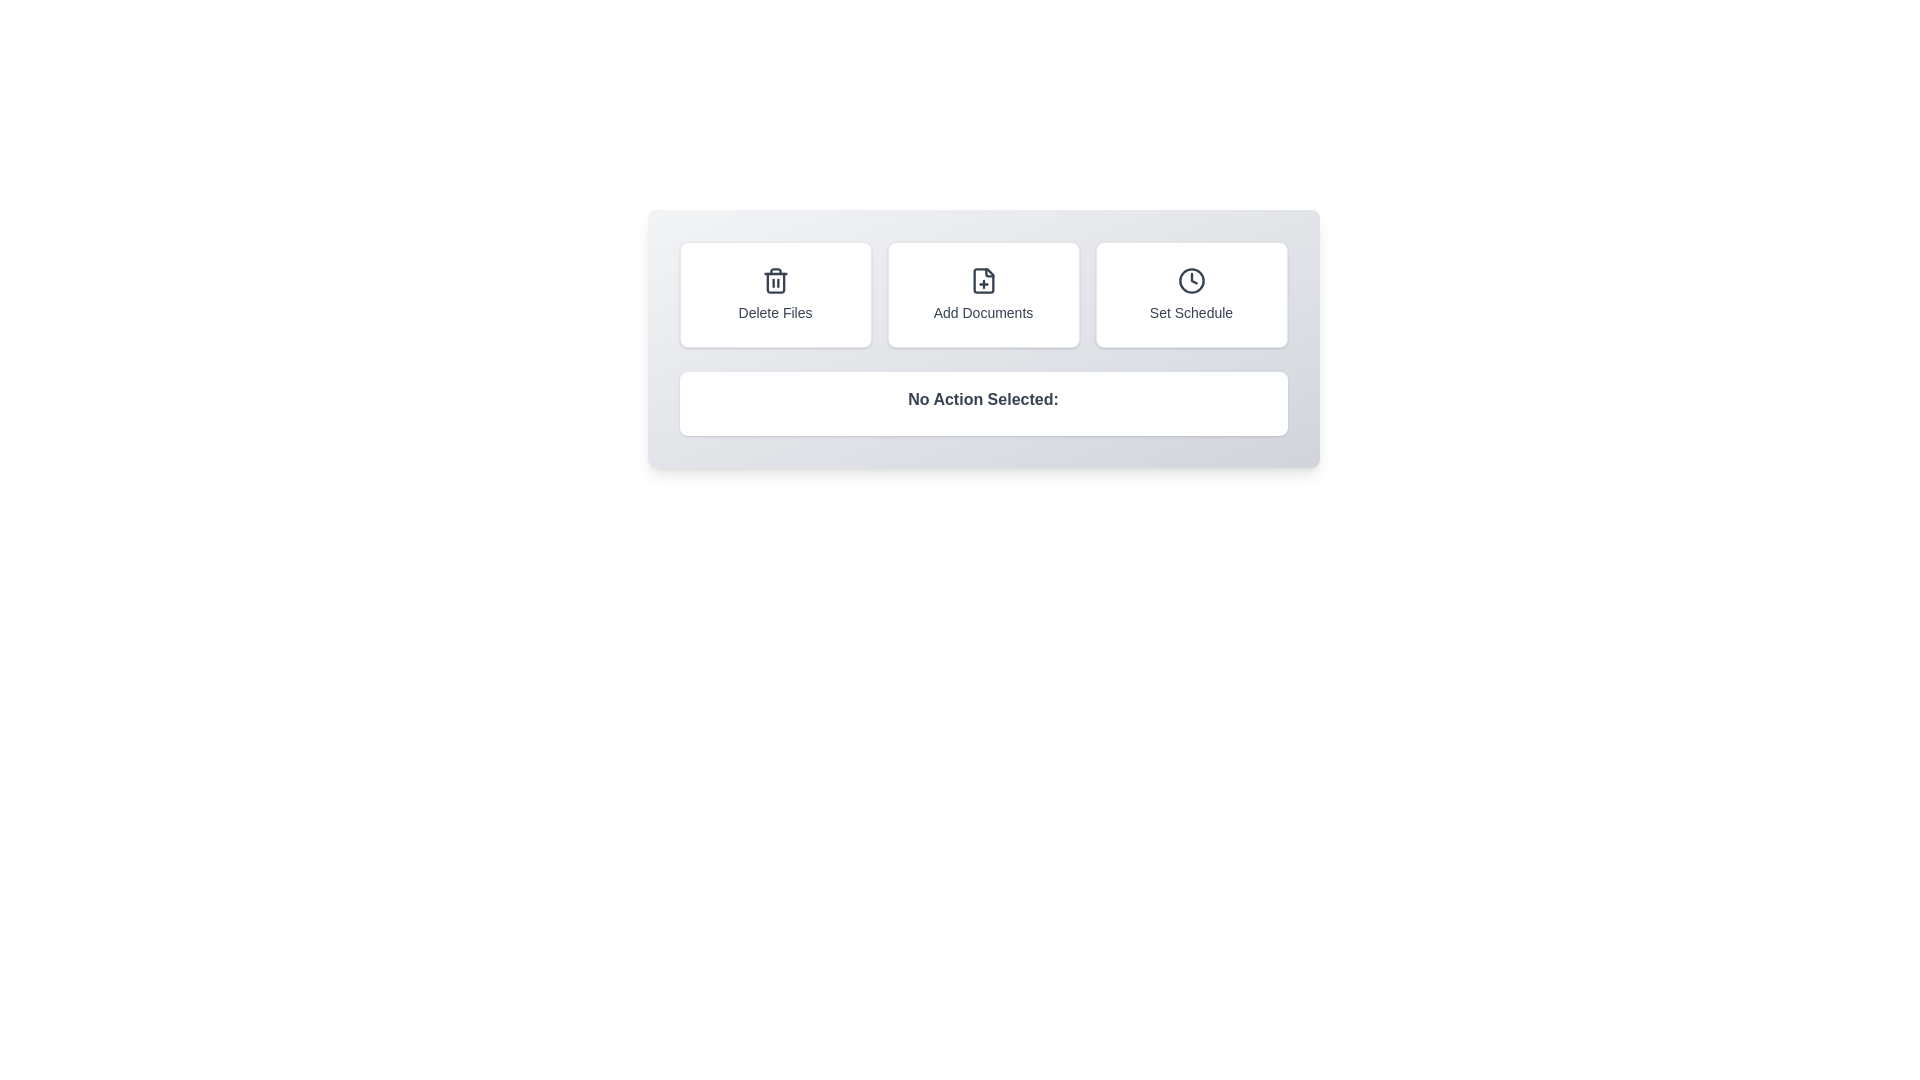 This screenshot has height=1080, width=1920. What do you see at coordinates (1193, 278) in the screenshot?
I see `the Decorative SVG element that resembles clock hands, part of the clock icon in the upper-right card labeled 'Set Schedule'` at bounding box center [1193, 278].